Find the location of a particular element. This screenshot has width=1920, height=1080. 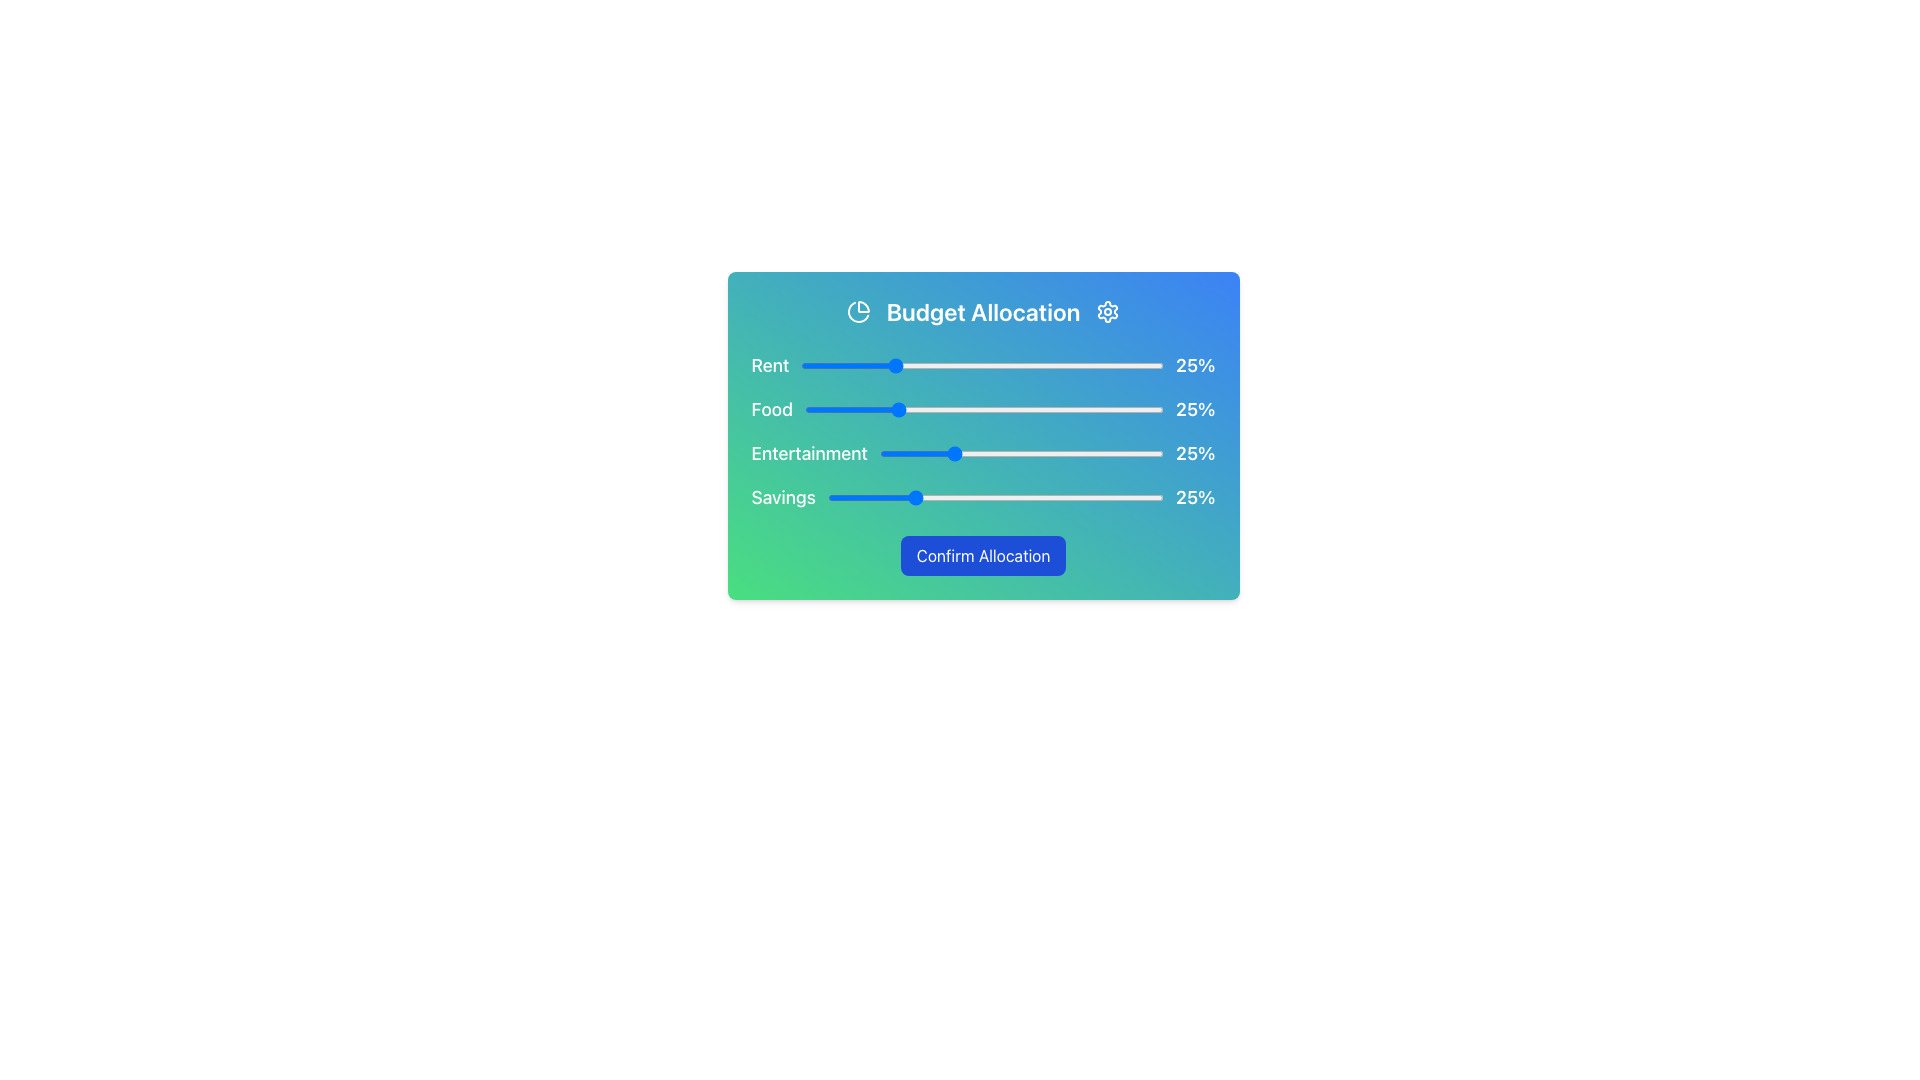

the slider is located at coordinates (1031, 408).